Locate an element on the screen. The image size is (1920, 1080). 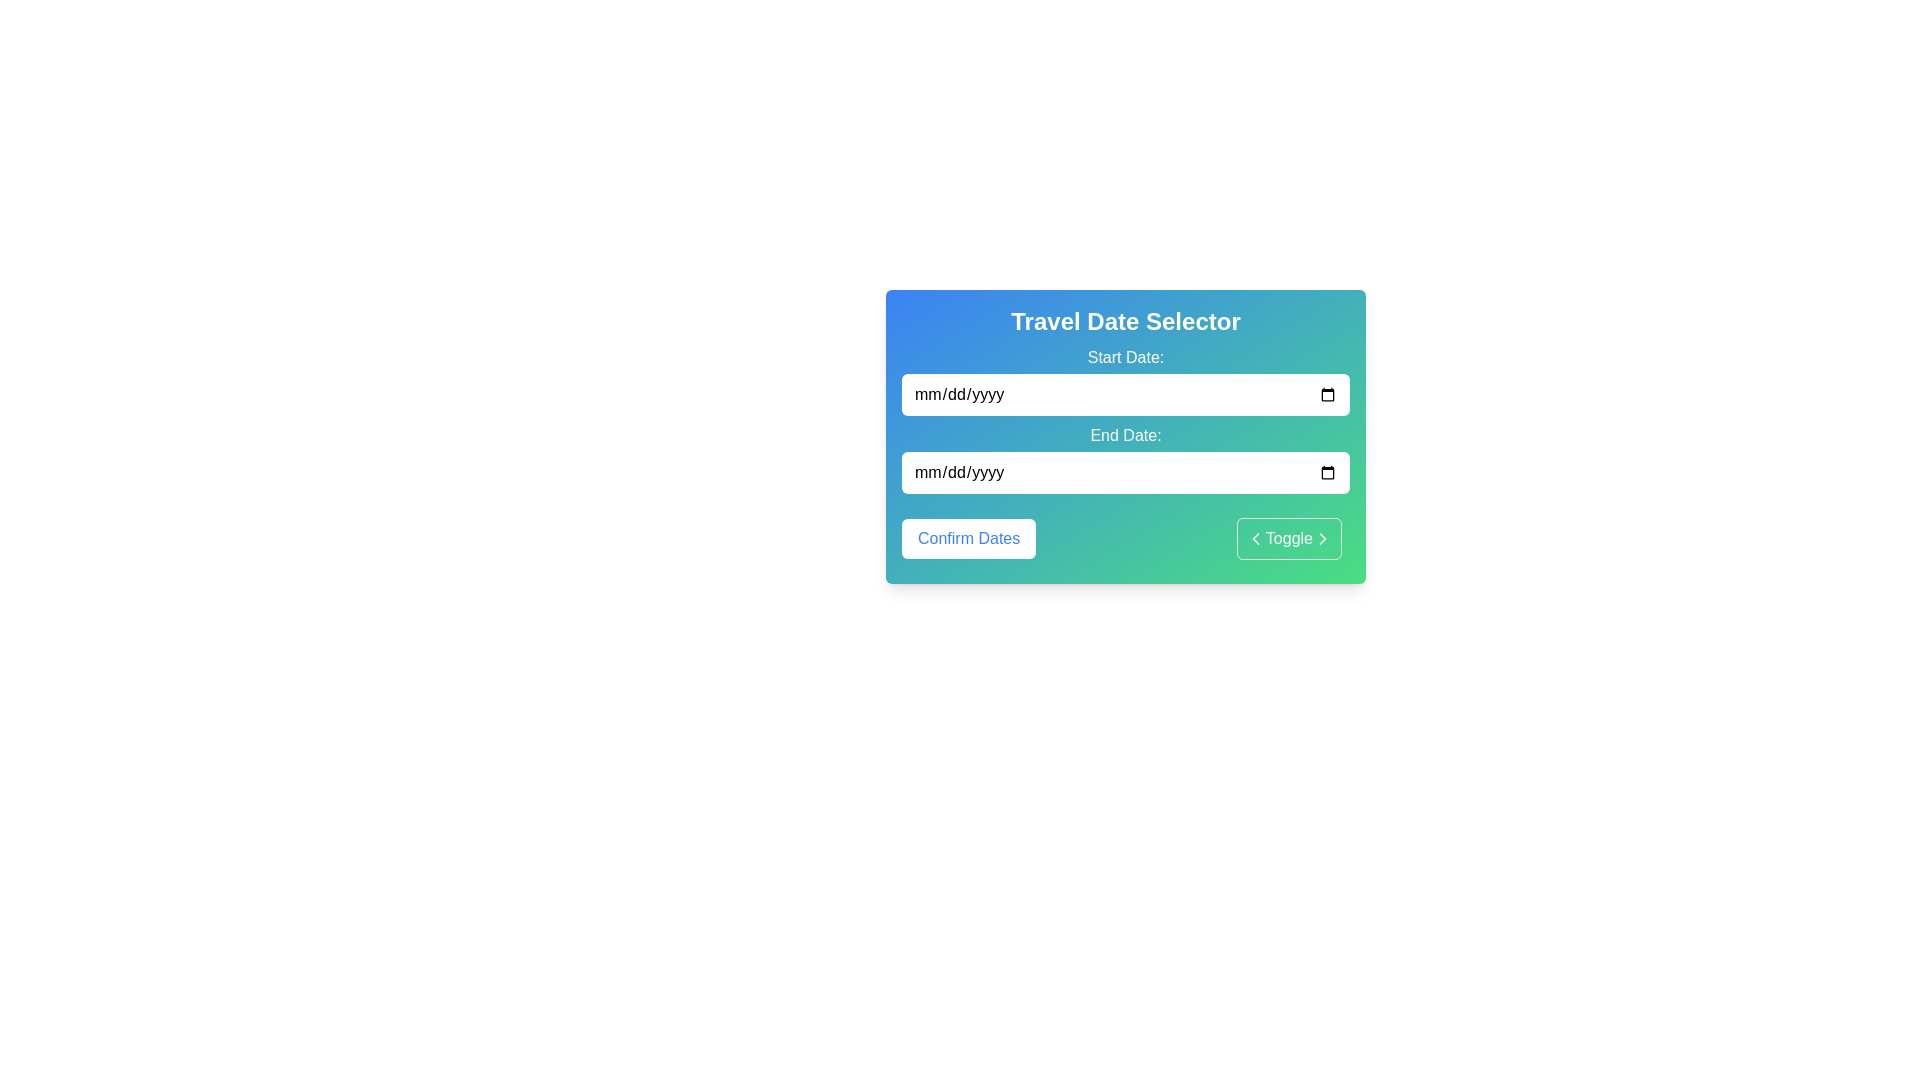
the Toggle button located in the bottom-right portion of the panel, adjacent to the 'Confirm Dates' button is located at coordinates (1289, 538).